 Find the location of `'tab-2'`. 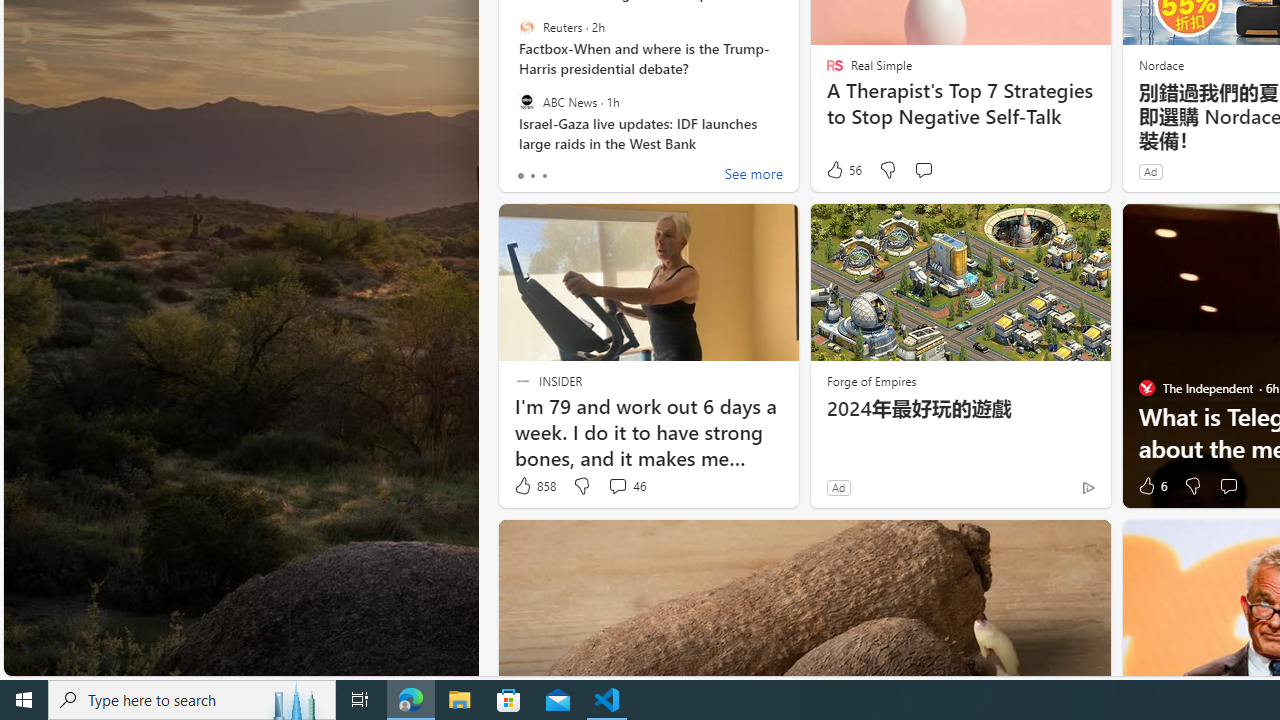

'tab-2' is located at coordinates (544, 175).